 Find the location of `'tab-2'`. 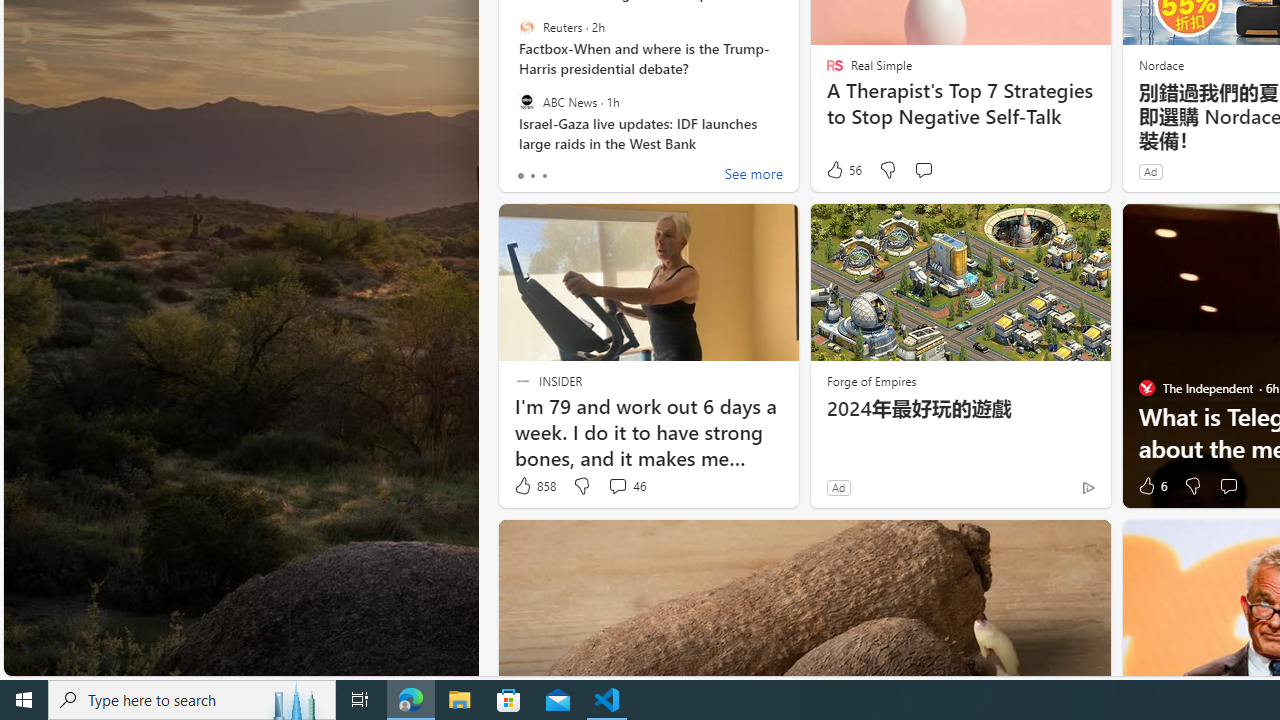

'tab-2' is located at coordinates (544, 175).